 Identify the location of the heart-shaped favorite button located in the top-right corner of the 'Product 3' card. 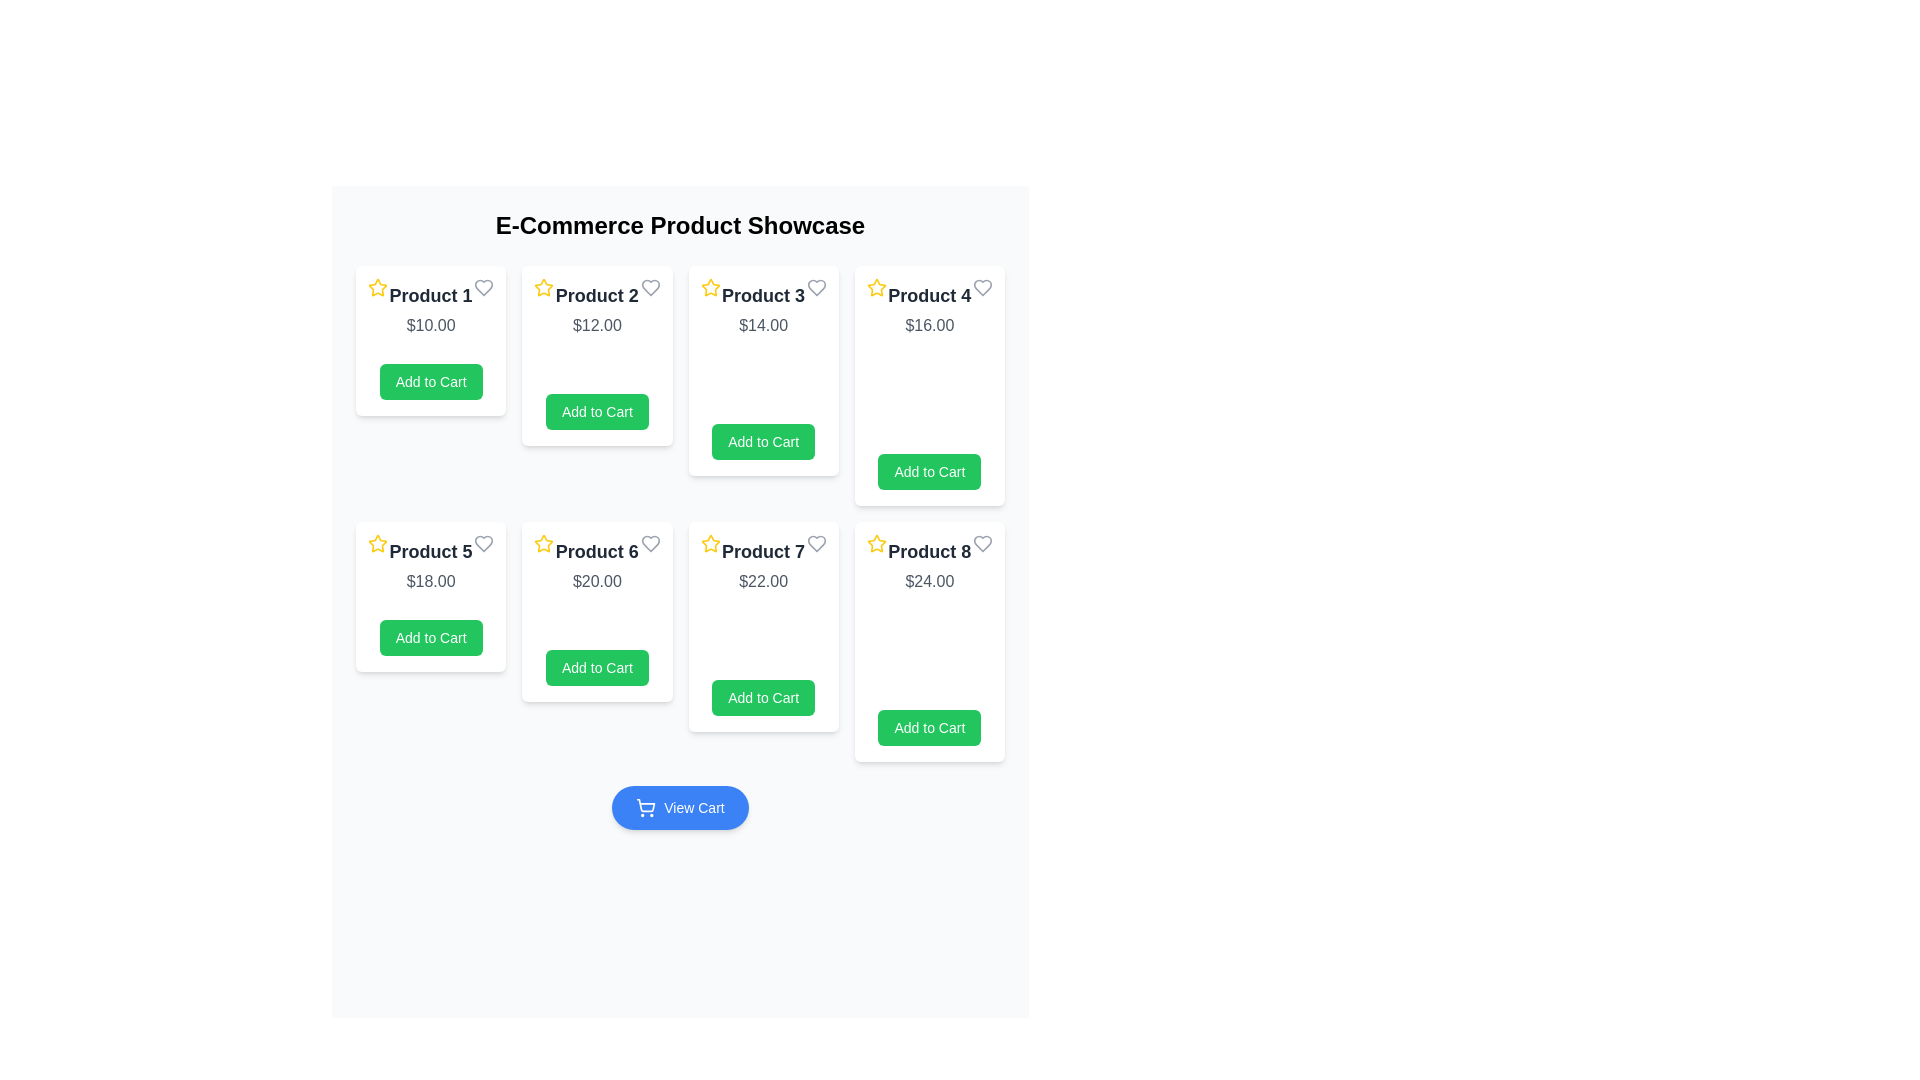
(816, 288).